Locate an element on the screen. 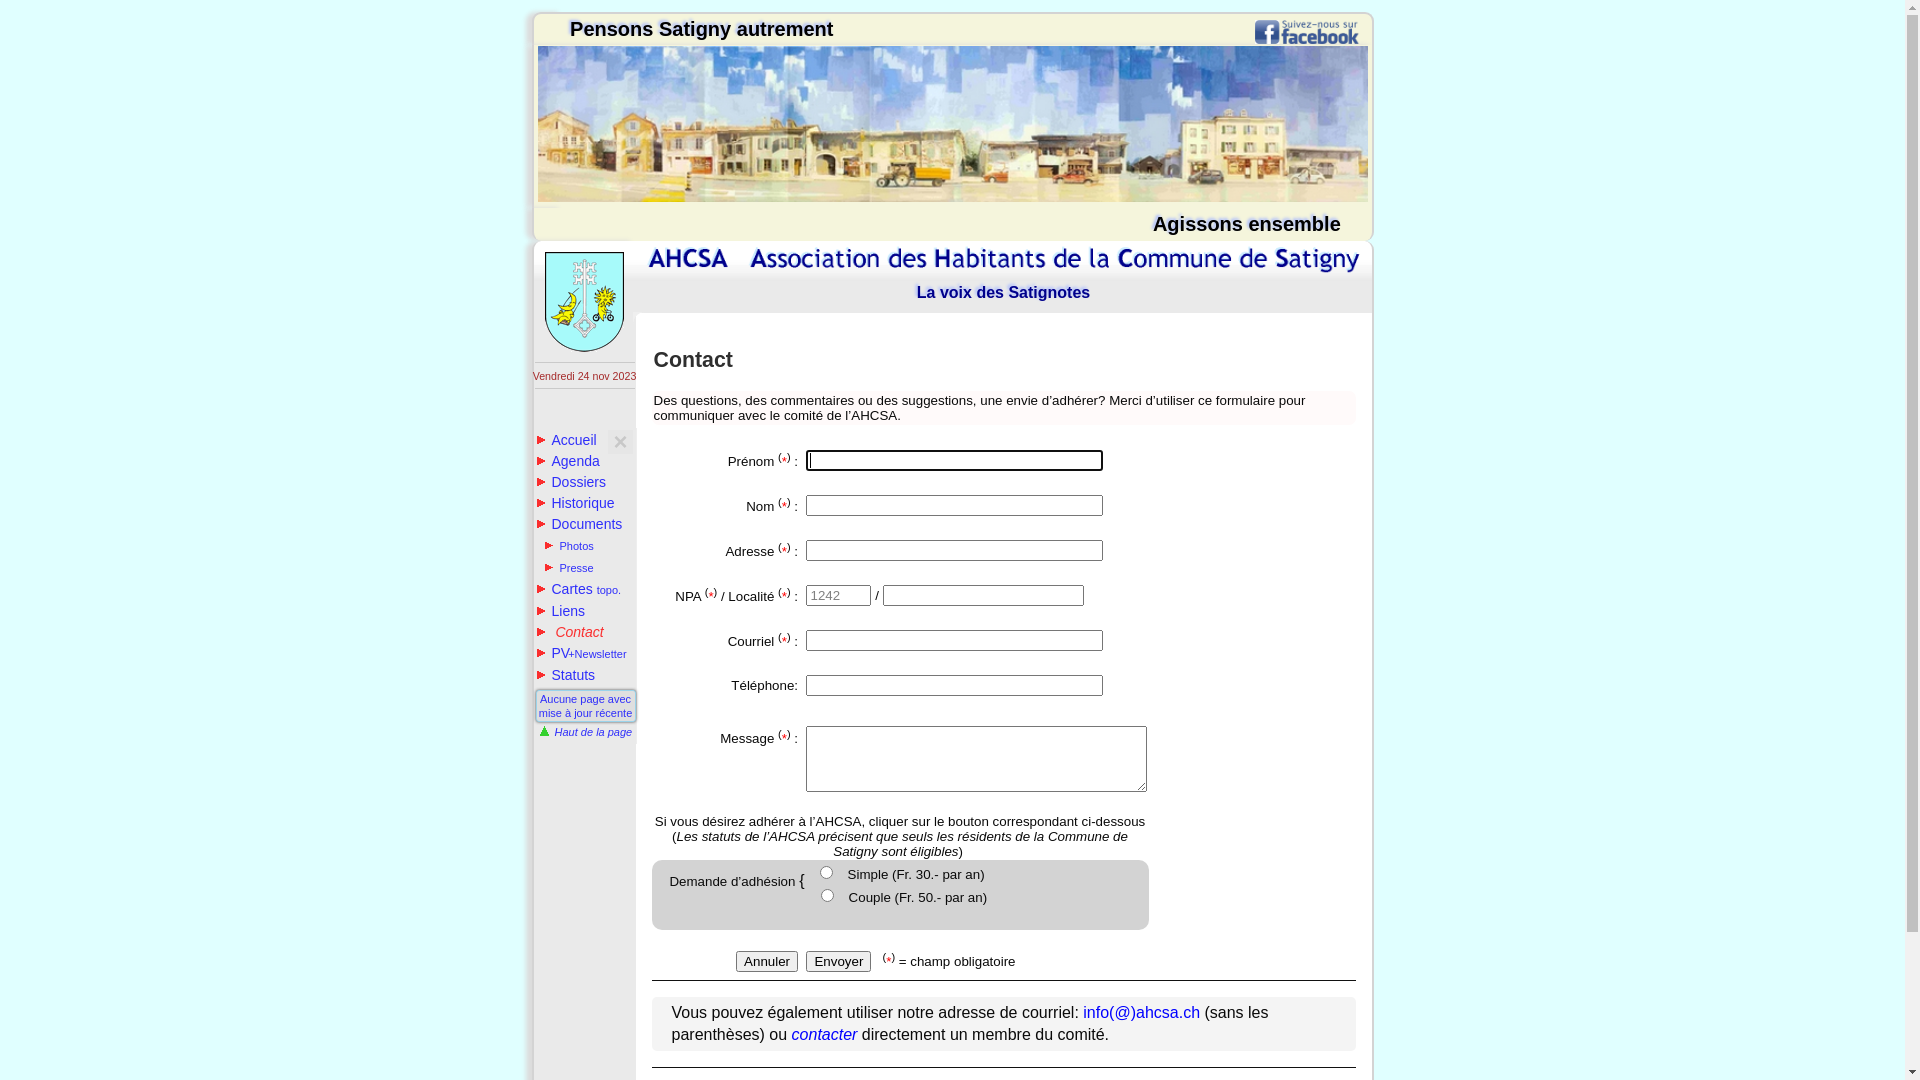 The height and width of the screenshot is (1080, 1920). 'PV+Newsletter' is located at coordinates (580, 652).